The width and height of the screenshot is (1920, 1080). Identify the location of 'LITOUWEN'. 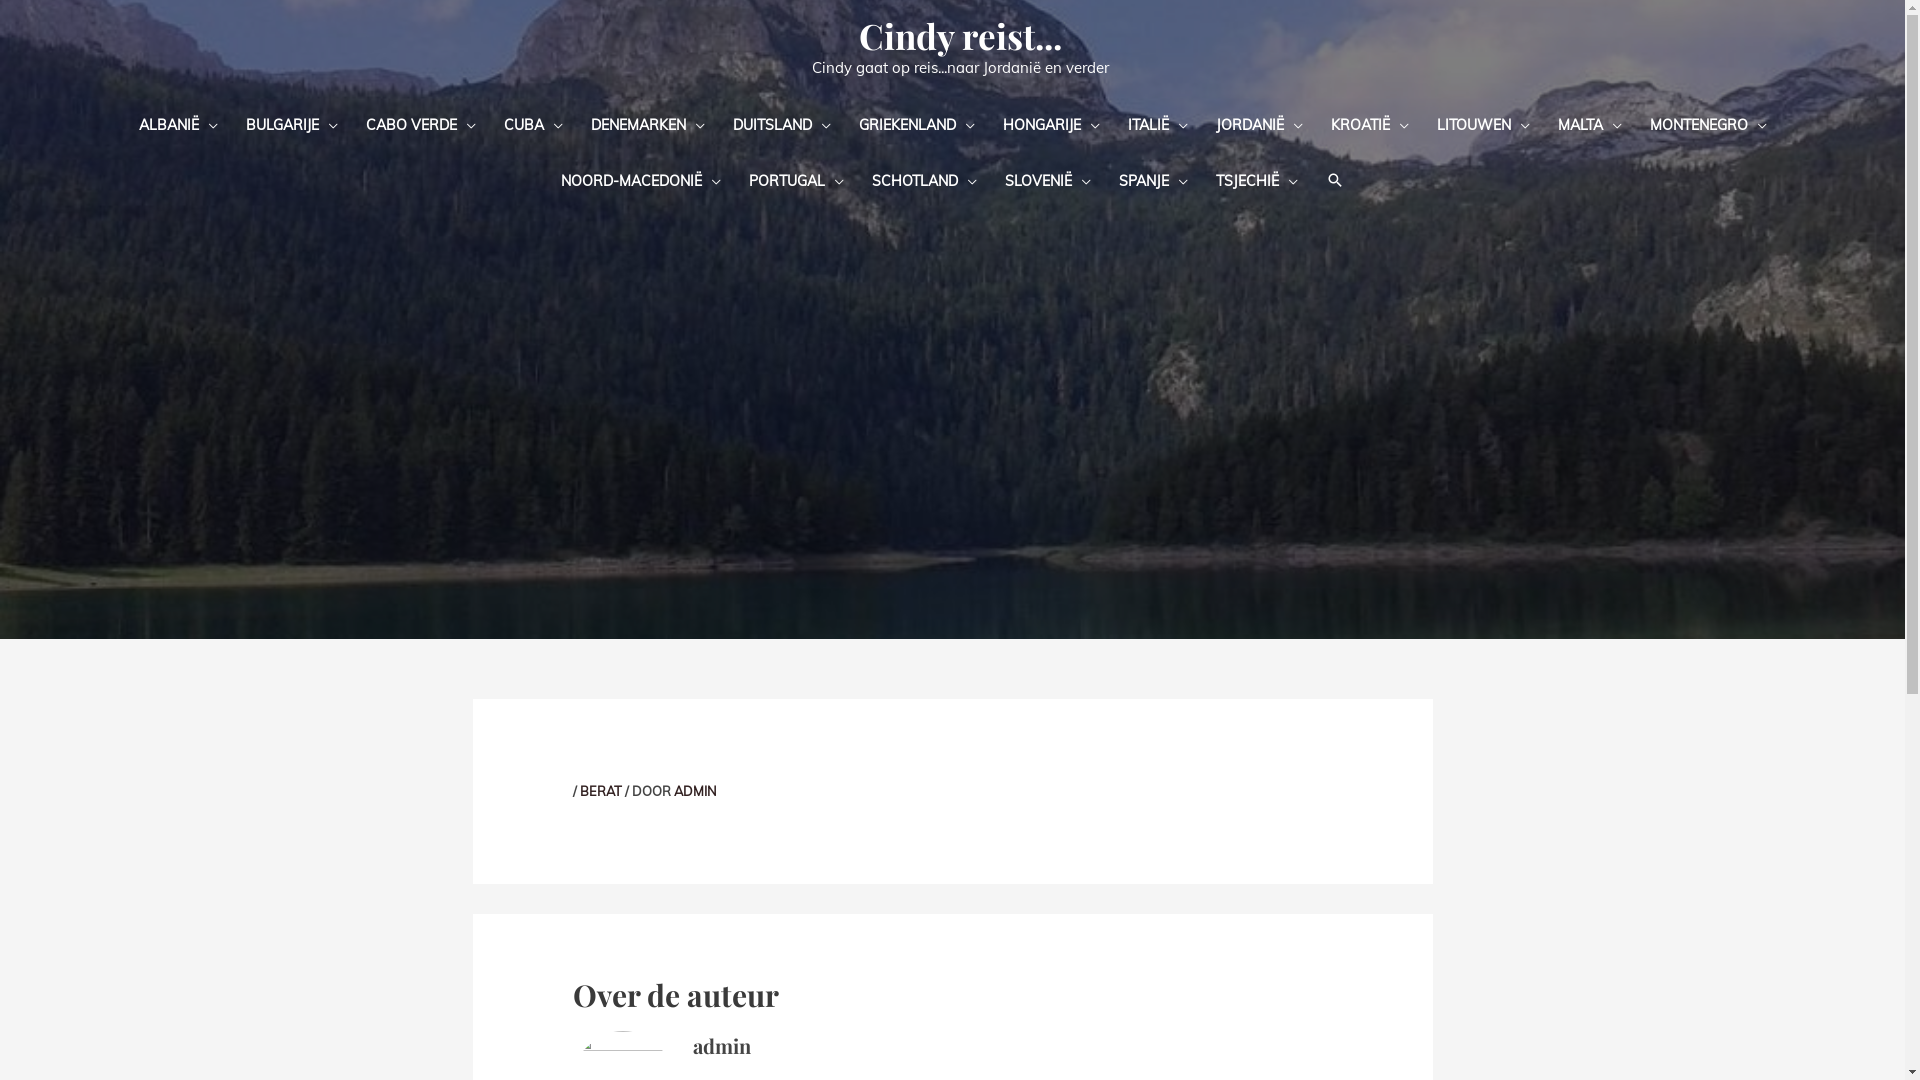
(1482, 123).